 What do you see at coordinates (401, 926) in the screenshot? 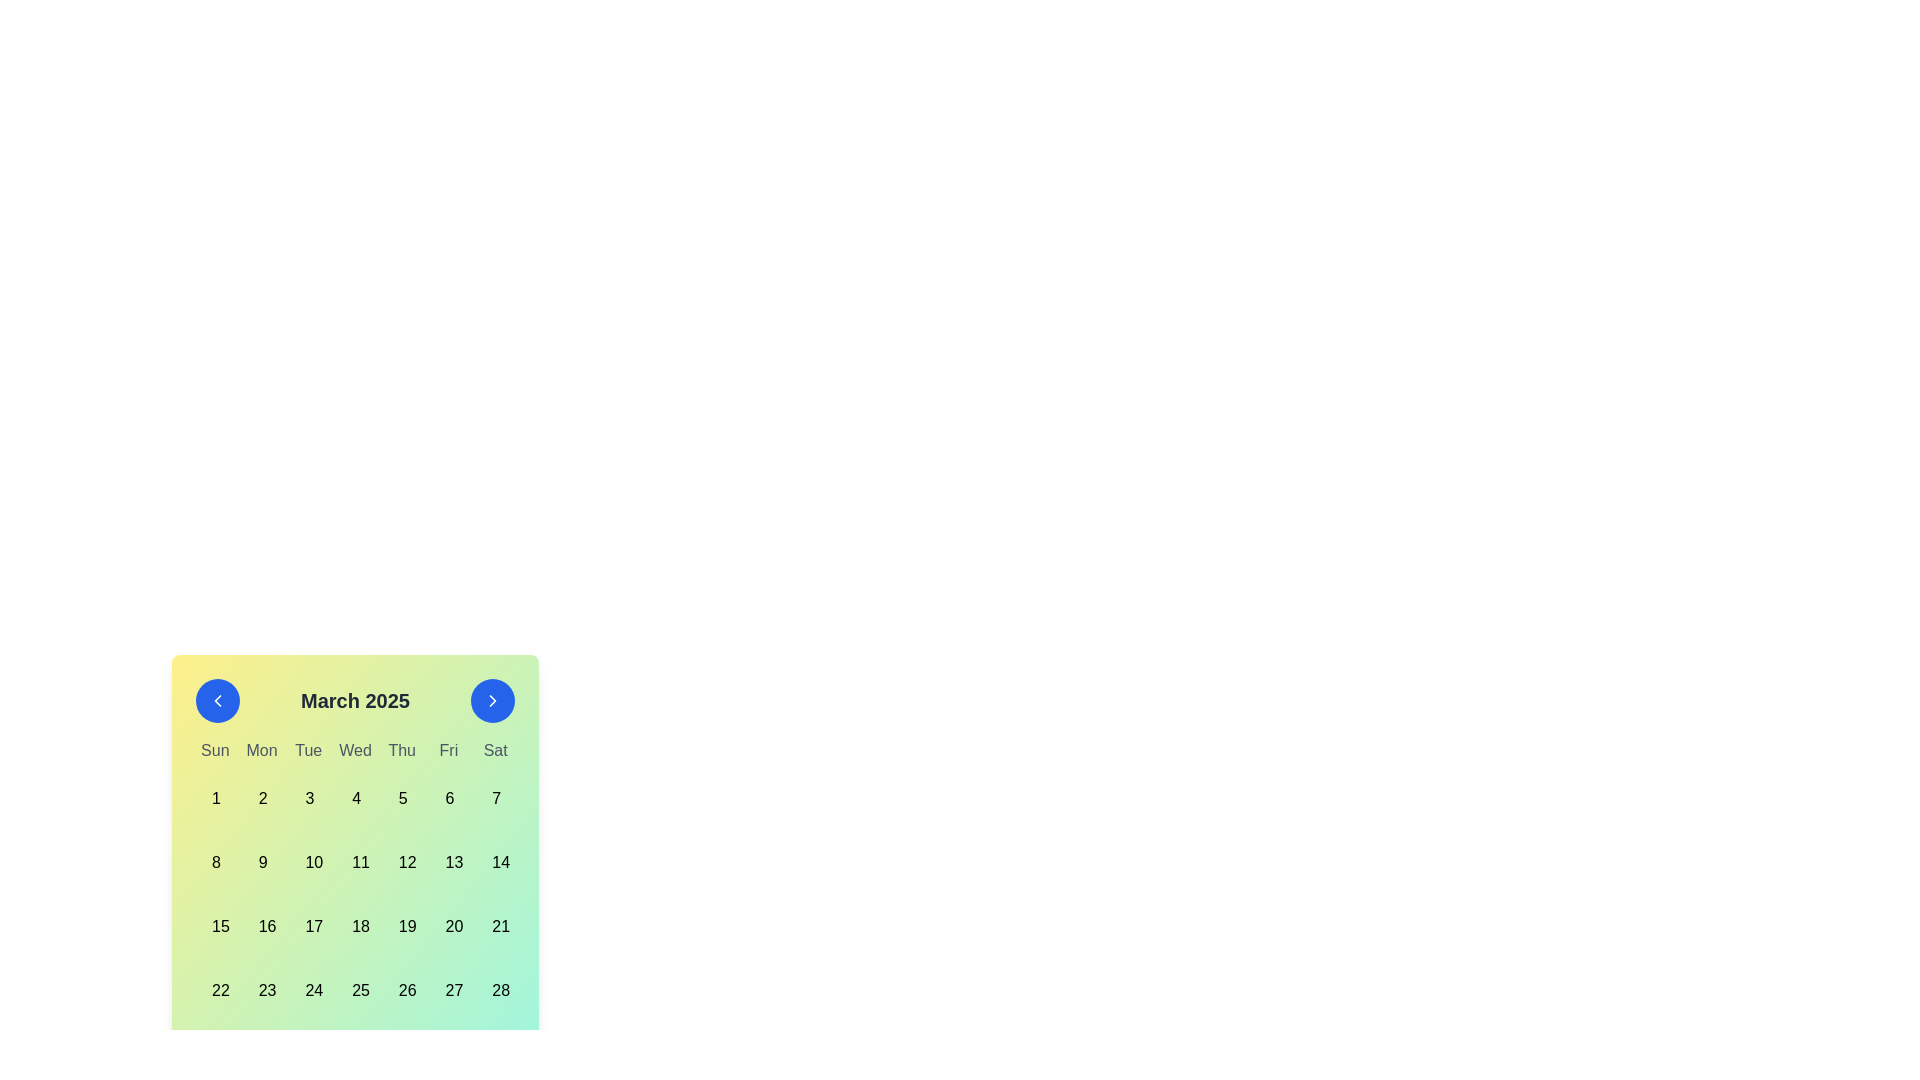
I see `the selectable date button in the fifth column of the fourth row under the March 2025 calendar to trigger hover effects` at bounding box center [401, 926].